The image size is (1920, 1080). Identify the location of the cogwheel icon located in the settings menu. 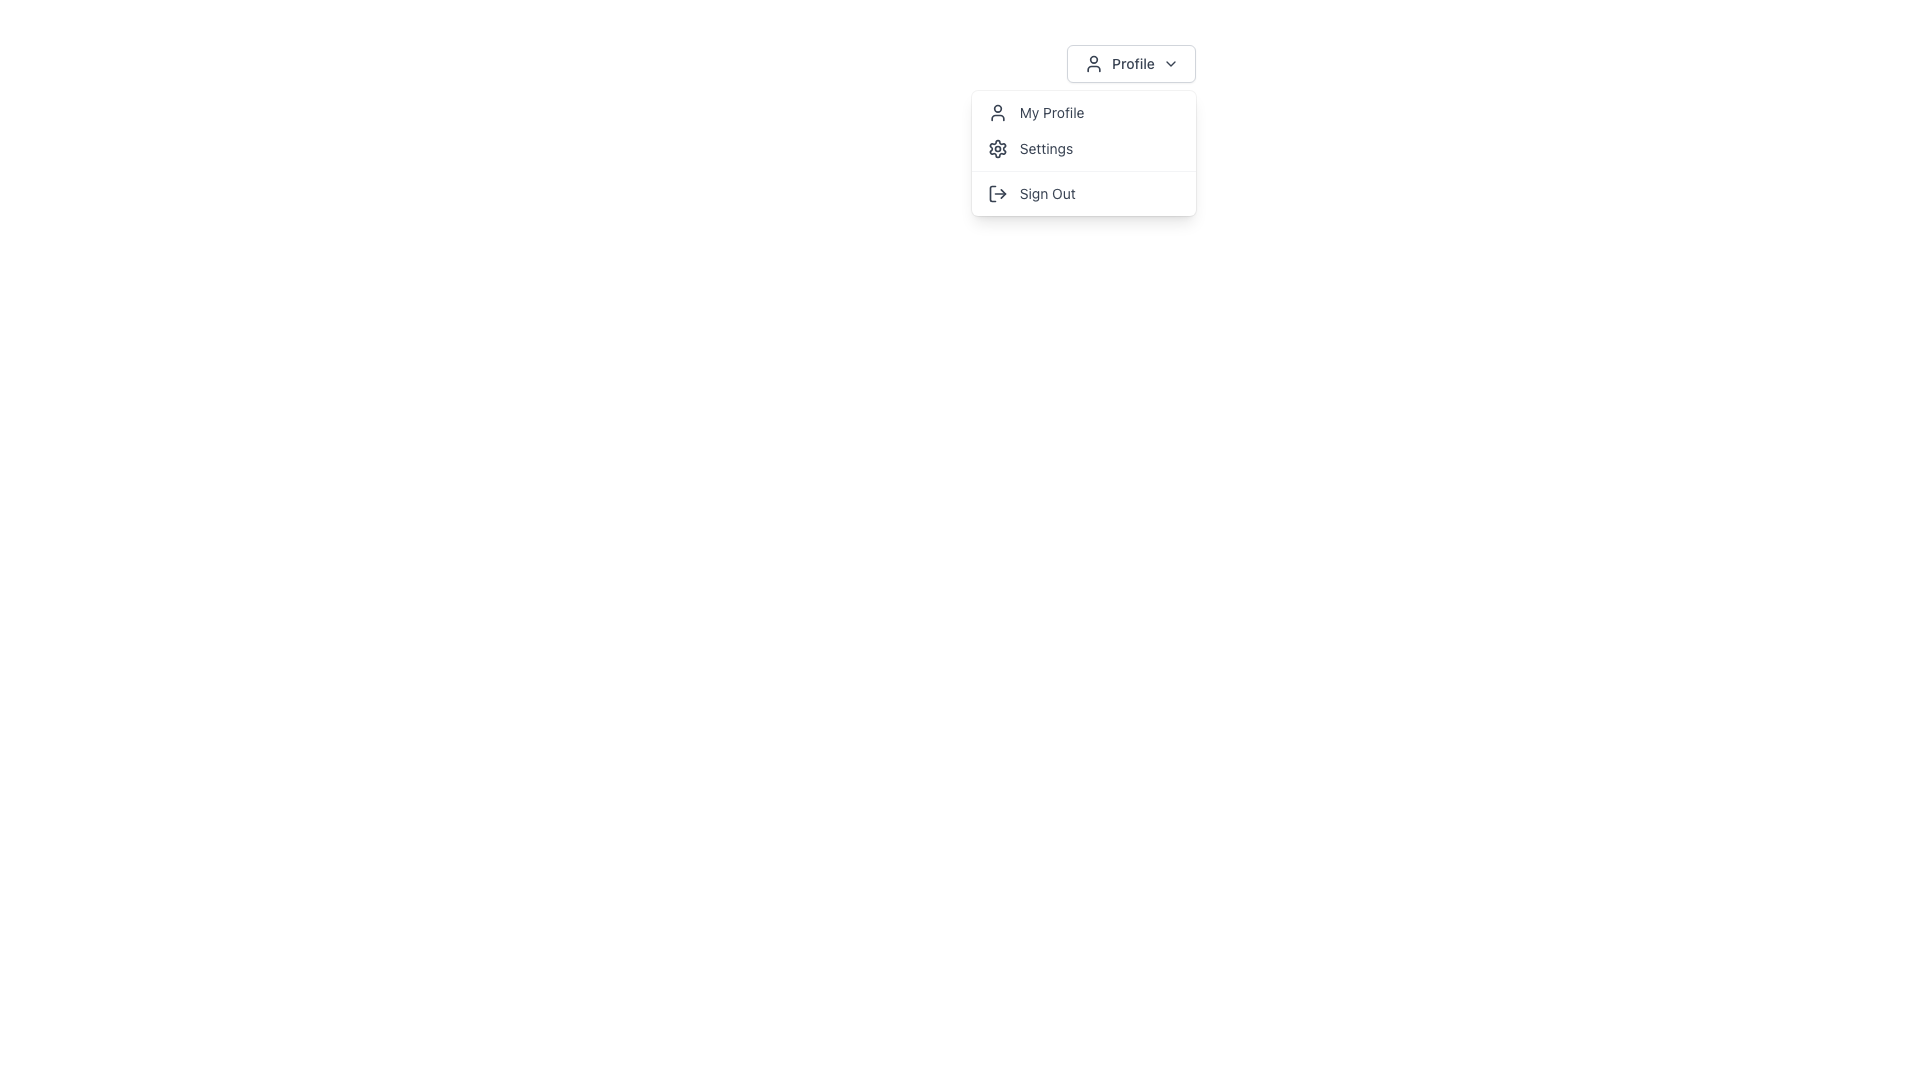
(997, 148).